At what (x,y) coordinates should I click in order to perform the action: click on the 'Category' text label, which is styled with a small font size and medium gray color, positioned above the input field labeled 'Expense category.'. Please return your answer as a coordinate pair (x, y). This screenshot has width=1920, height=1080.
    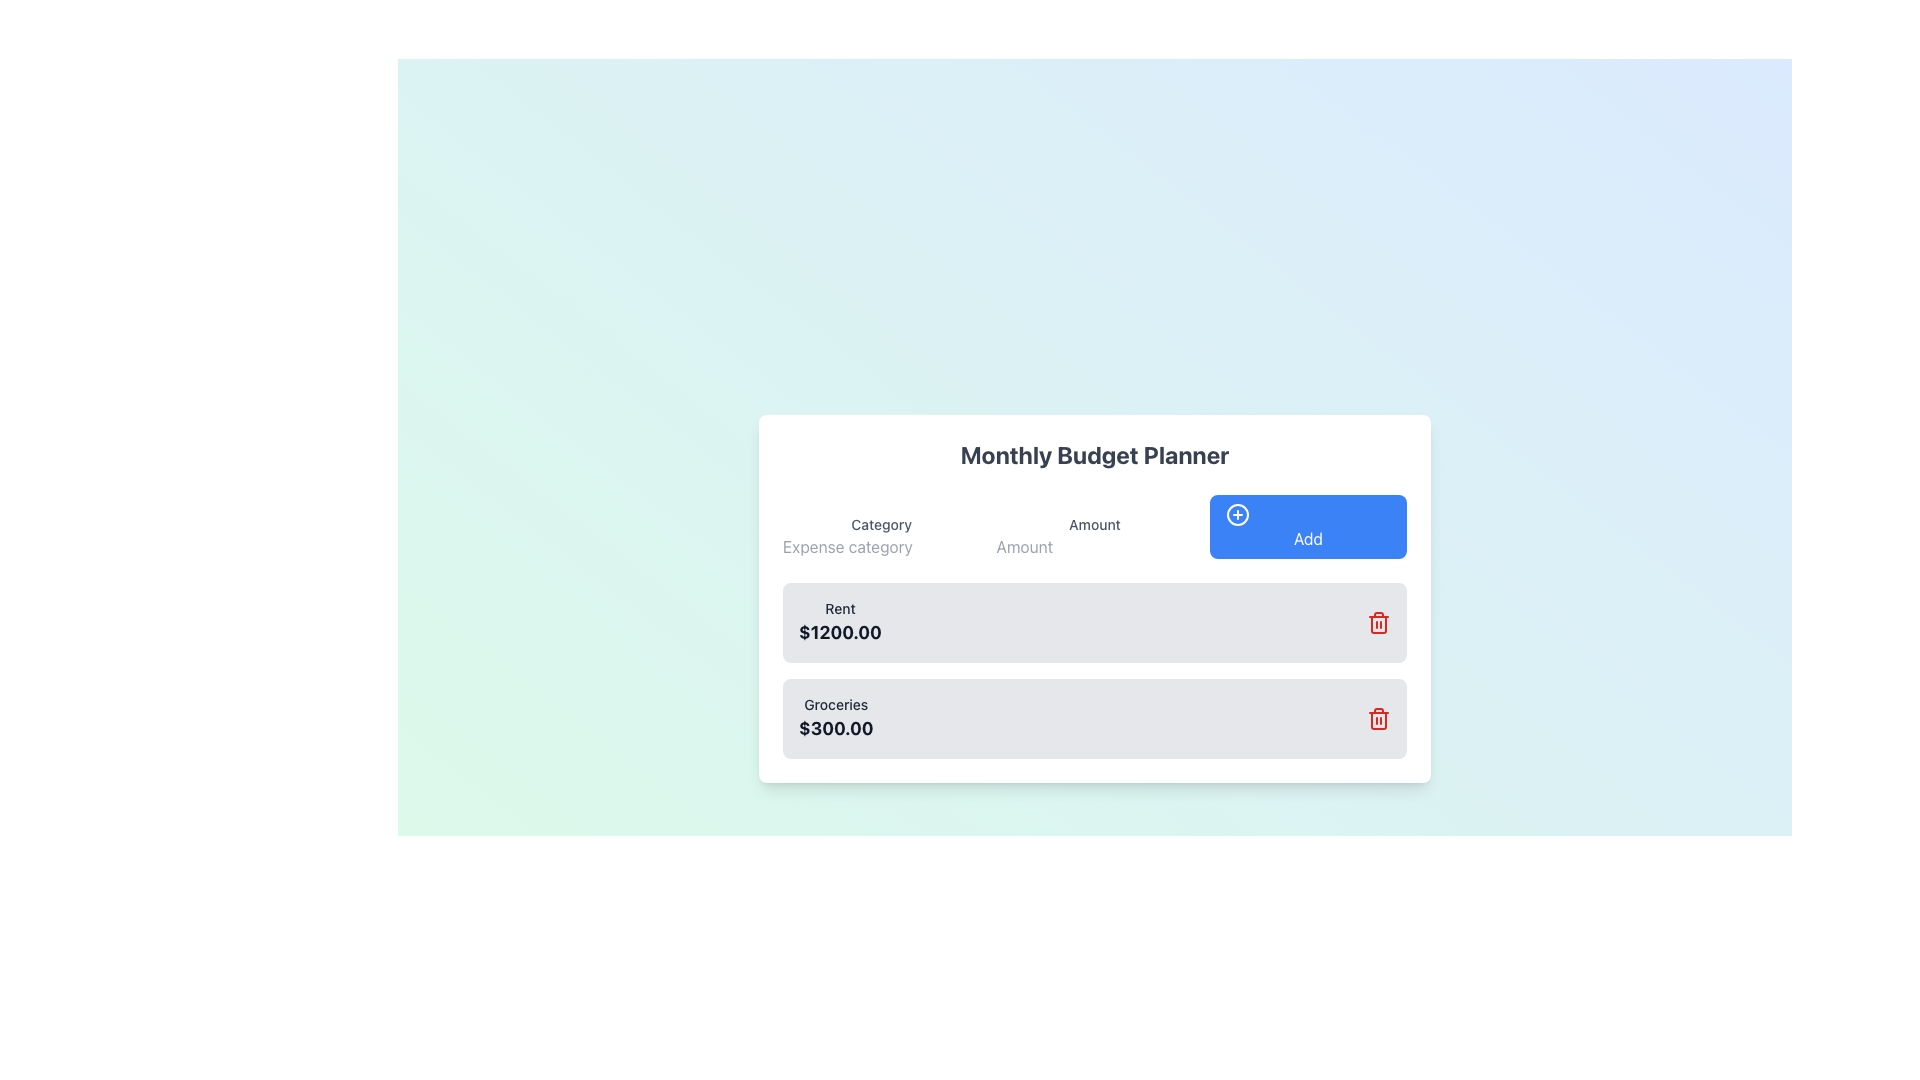
    Looking at the image, I should click on (880, 523).